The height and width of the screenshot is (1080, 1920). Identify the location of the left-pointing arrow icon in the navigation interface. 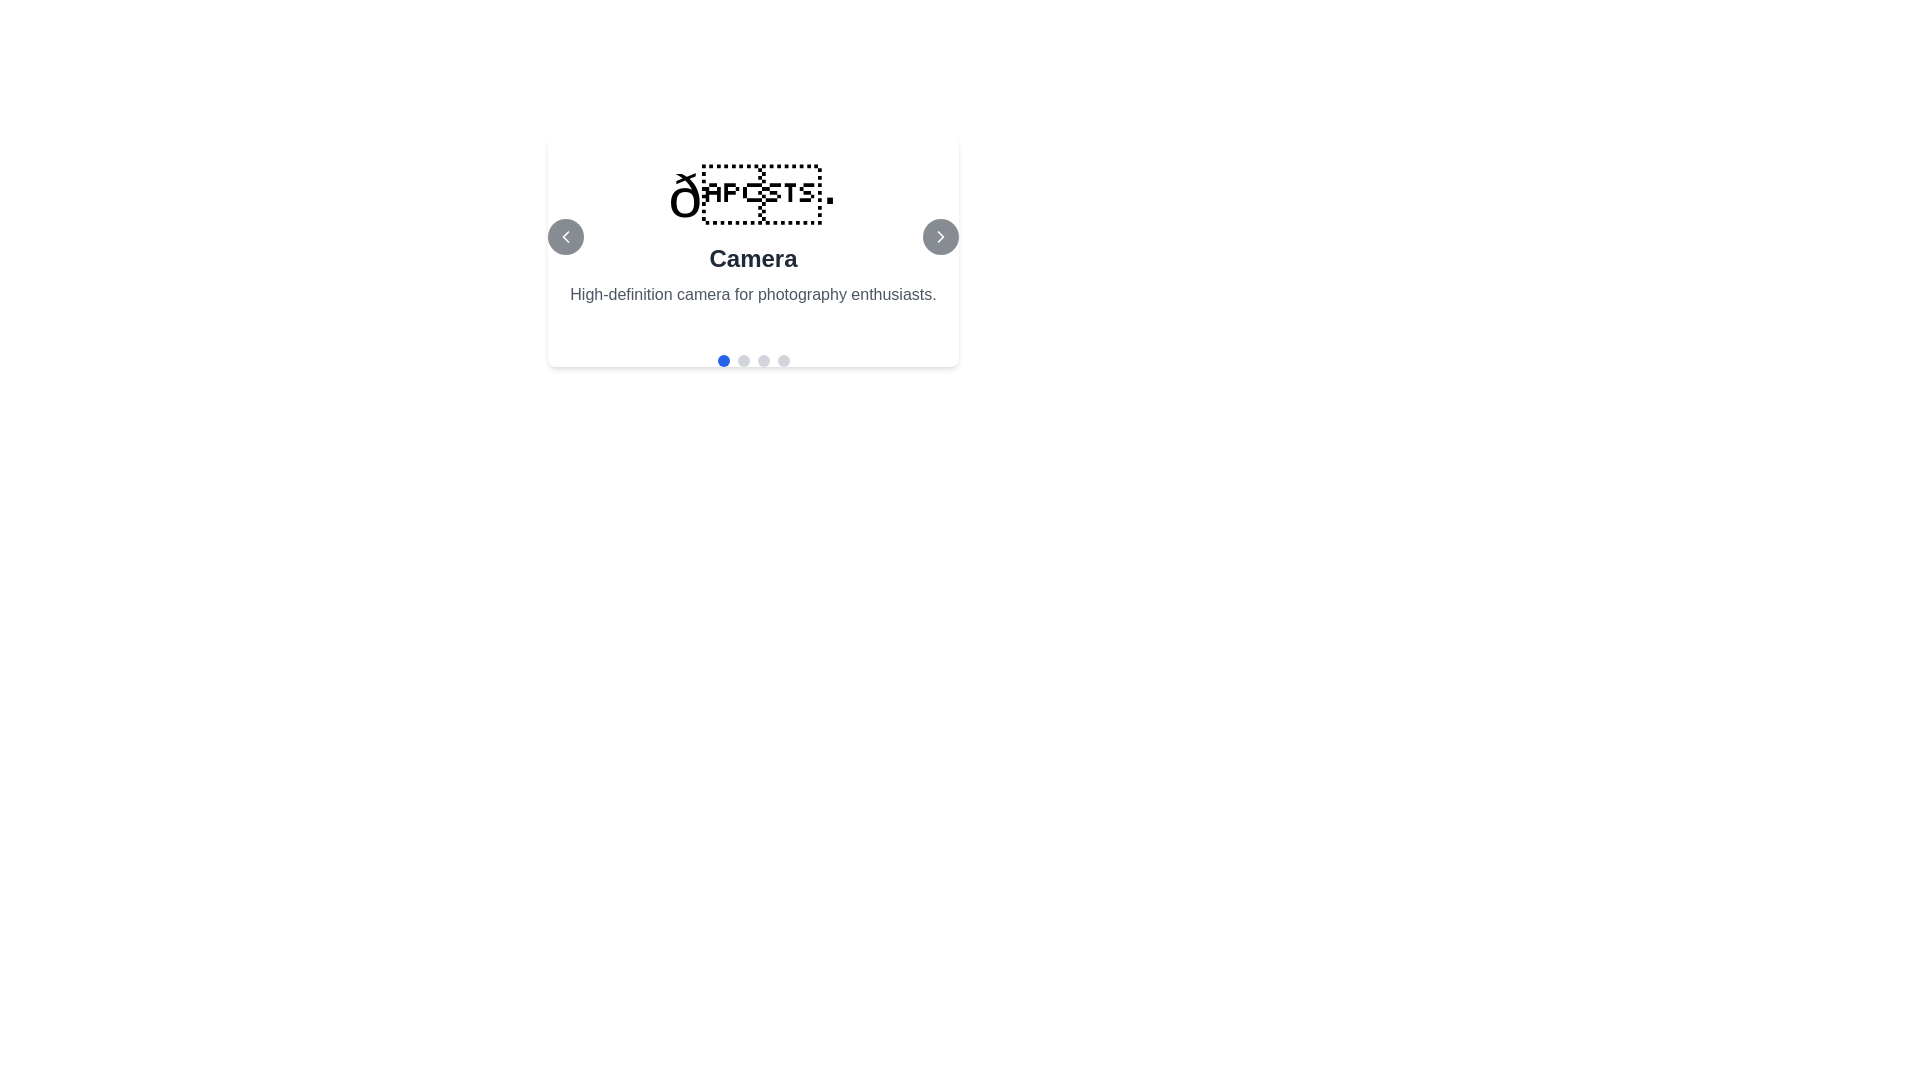
(565, 235).